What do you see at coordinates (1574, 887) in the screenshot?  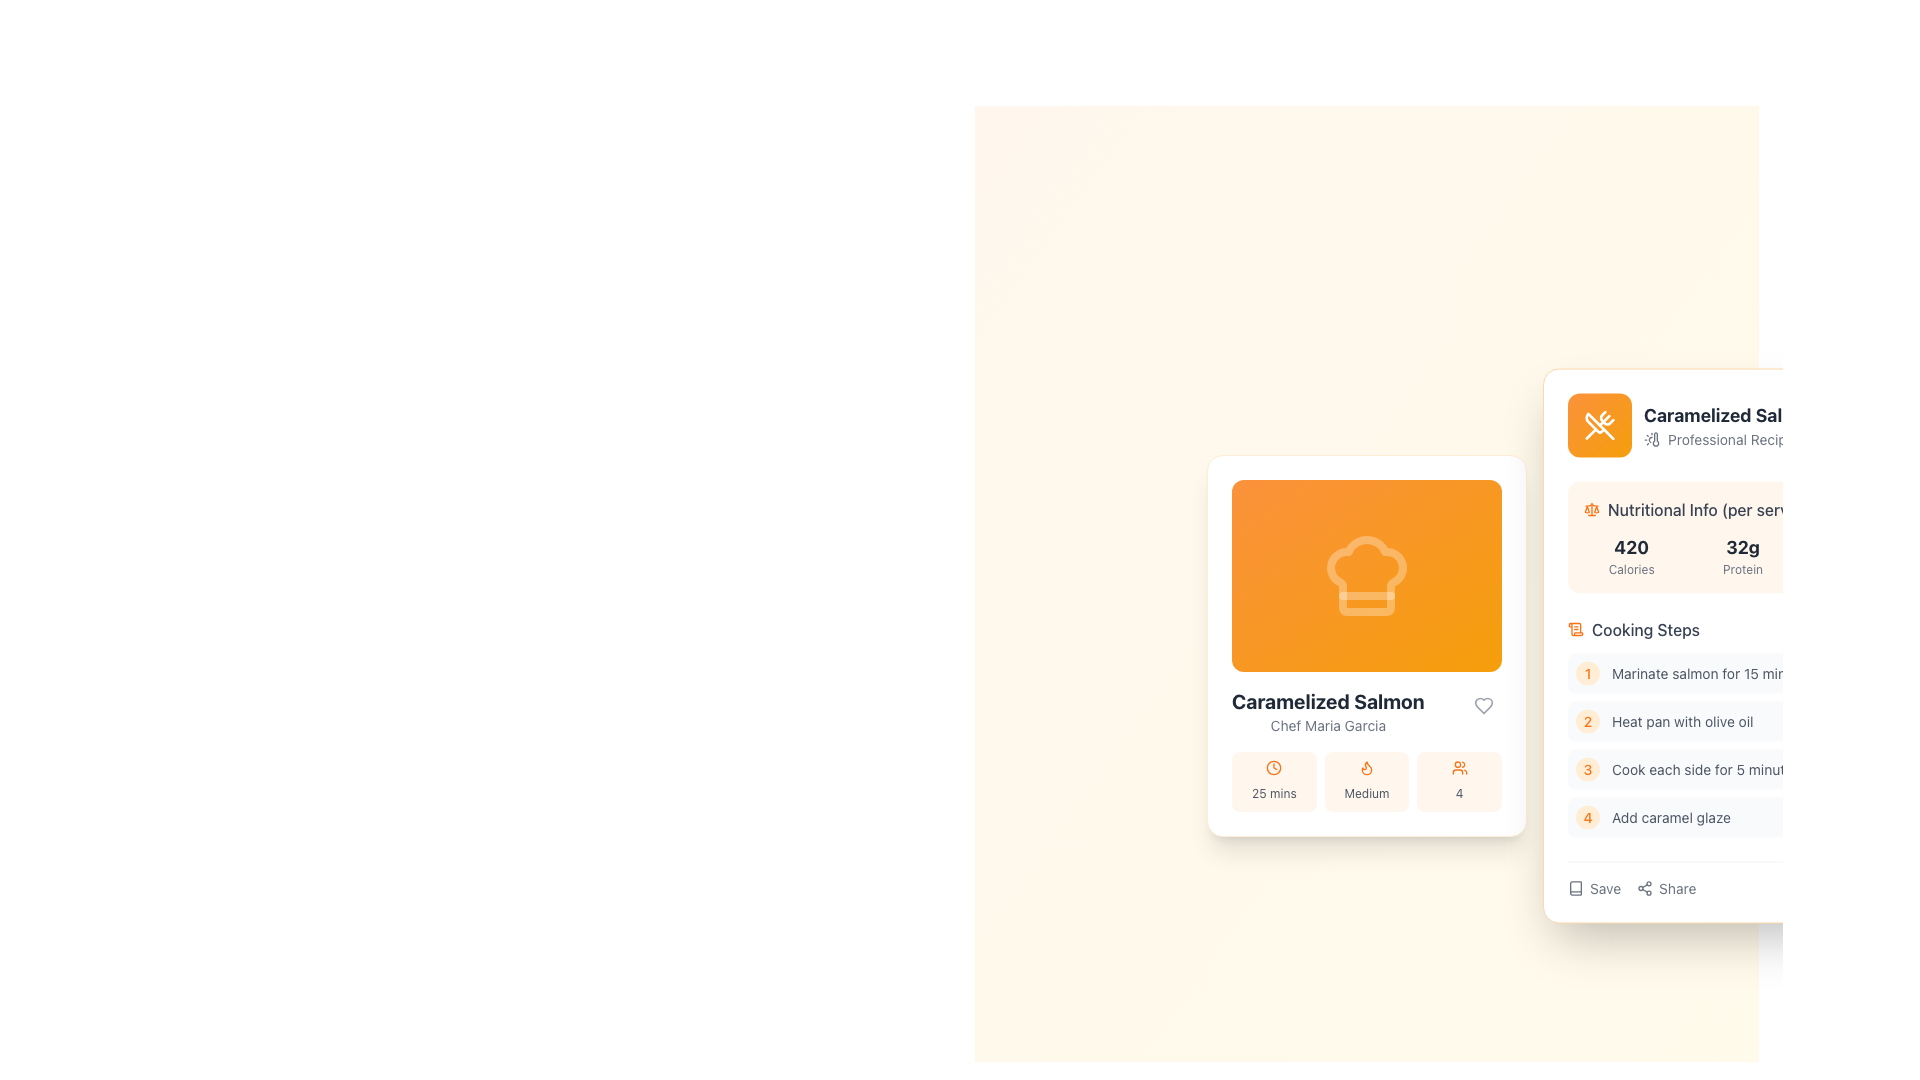 I see `the SVG icon resembling a book located in the lower-right corner of the recipe details panel` at bounding box center [1574, 887].